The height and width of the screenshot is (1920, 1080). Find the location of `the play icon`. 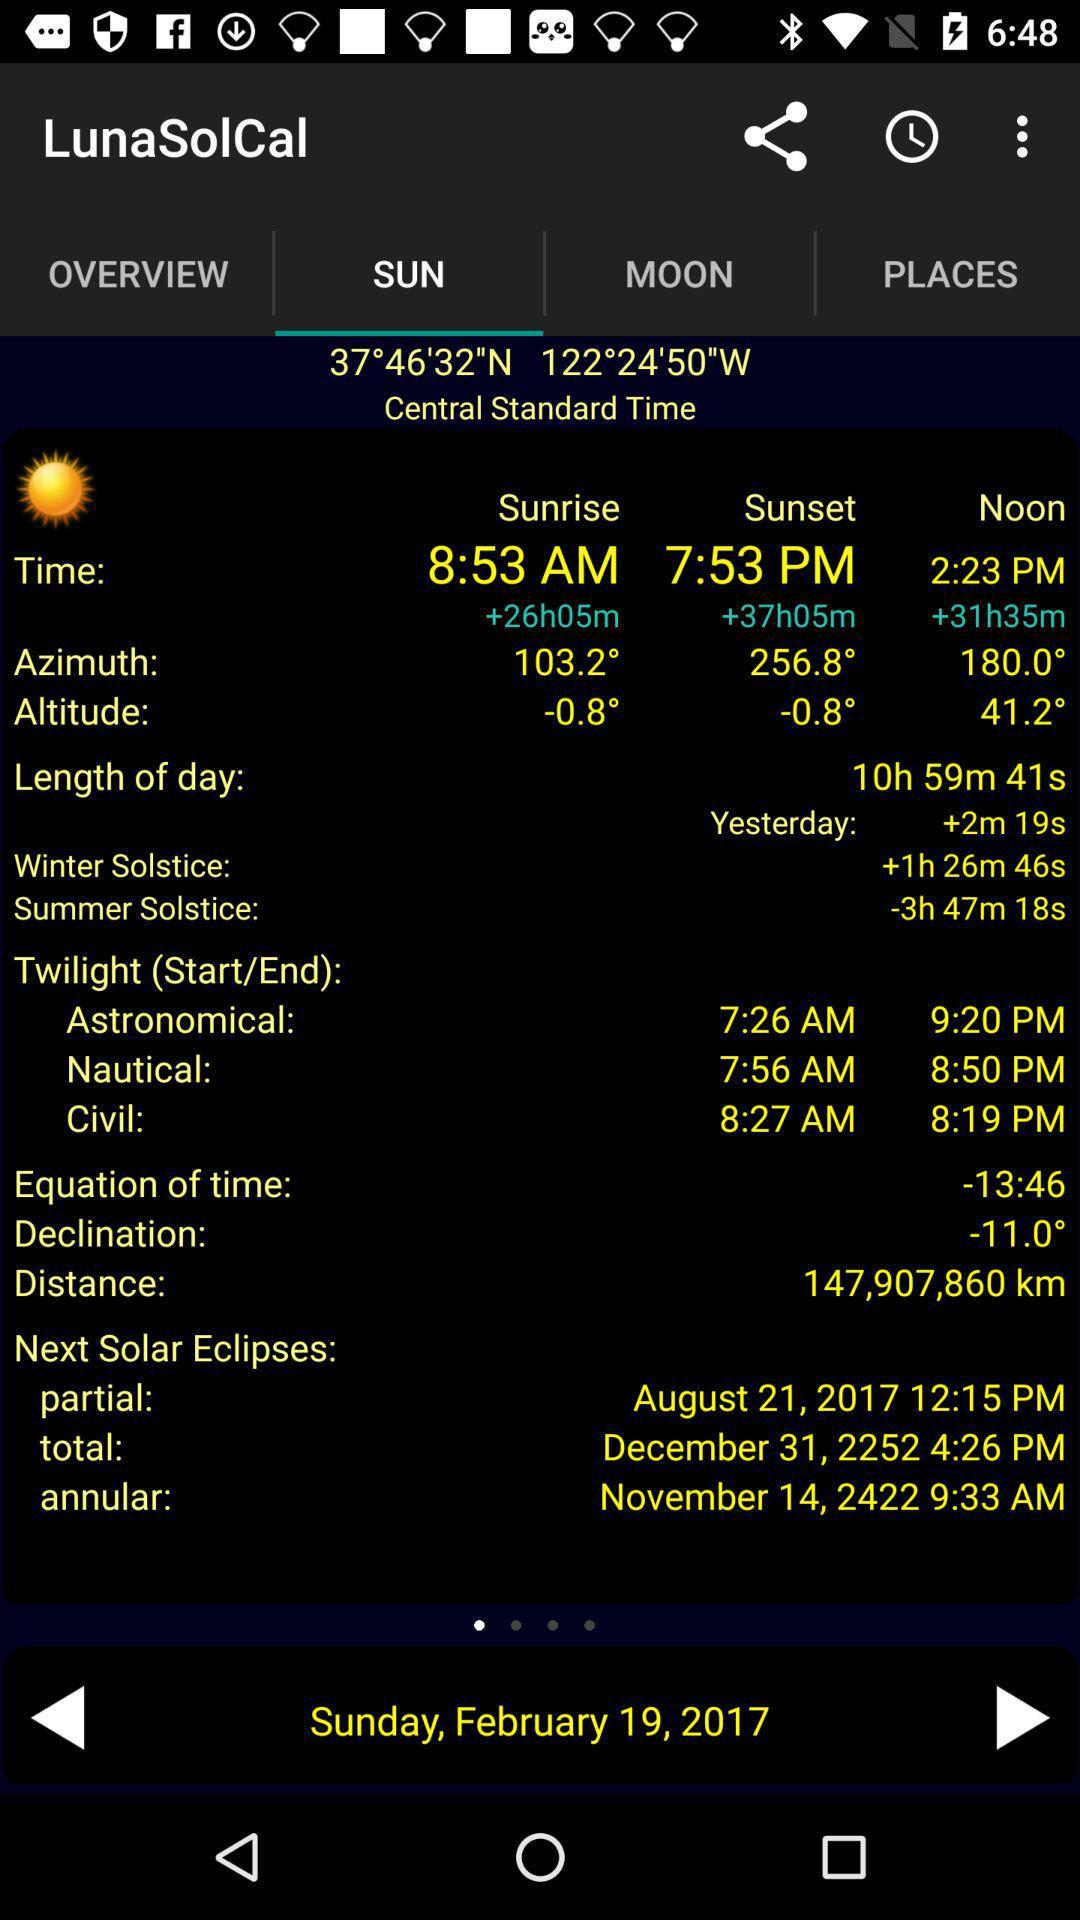

the play icon is located at coordinates (1022, 1716).